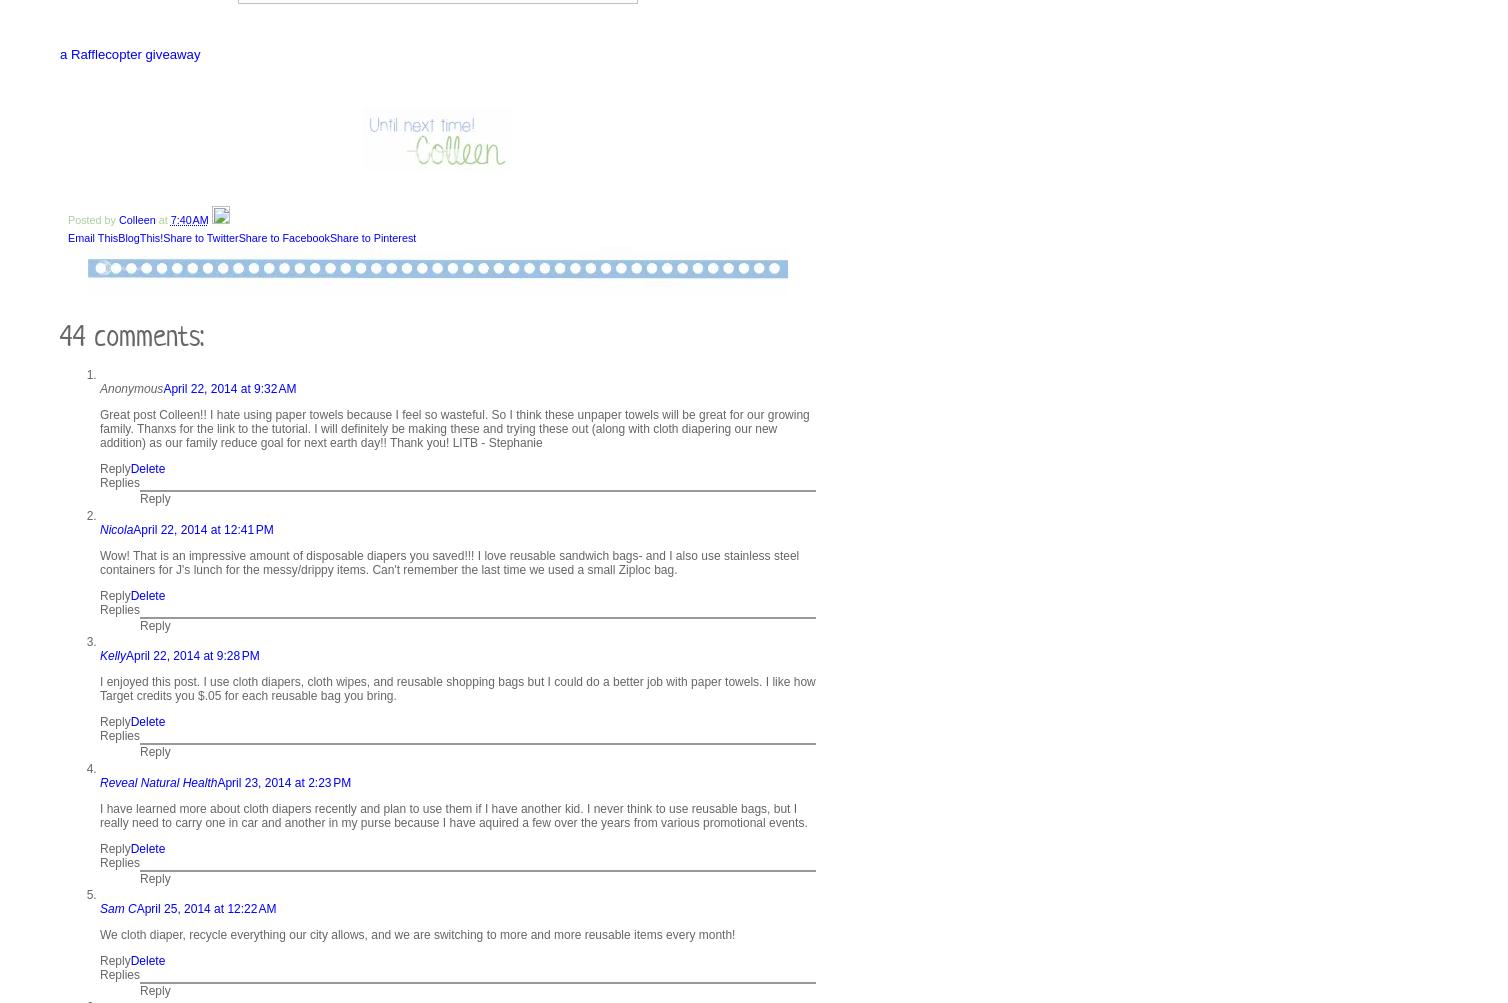 The width and height of the screenshot is (1508, 1003). What do you see at coordinates (417, 932) in the screenshot?
I see `'We cloth diaper, recycle everything our city allows, and we are switching to more and more reusable items every month!'` at bounding box center [417, 932].